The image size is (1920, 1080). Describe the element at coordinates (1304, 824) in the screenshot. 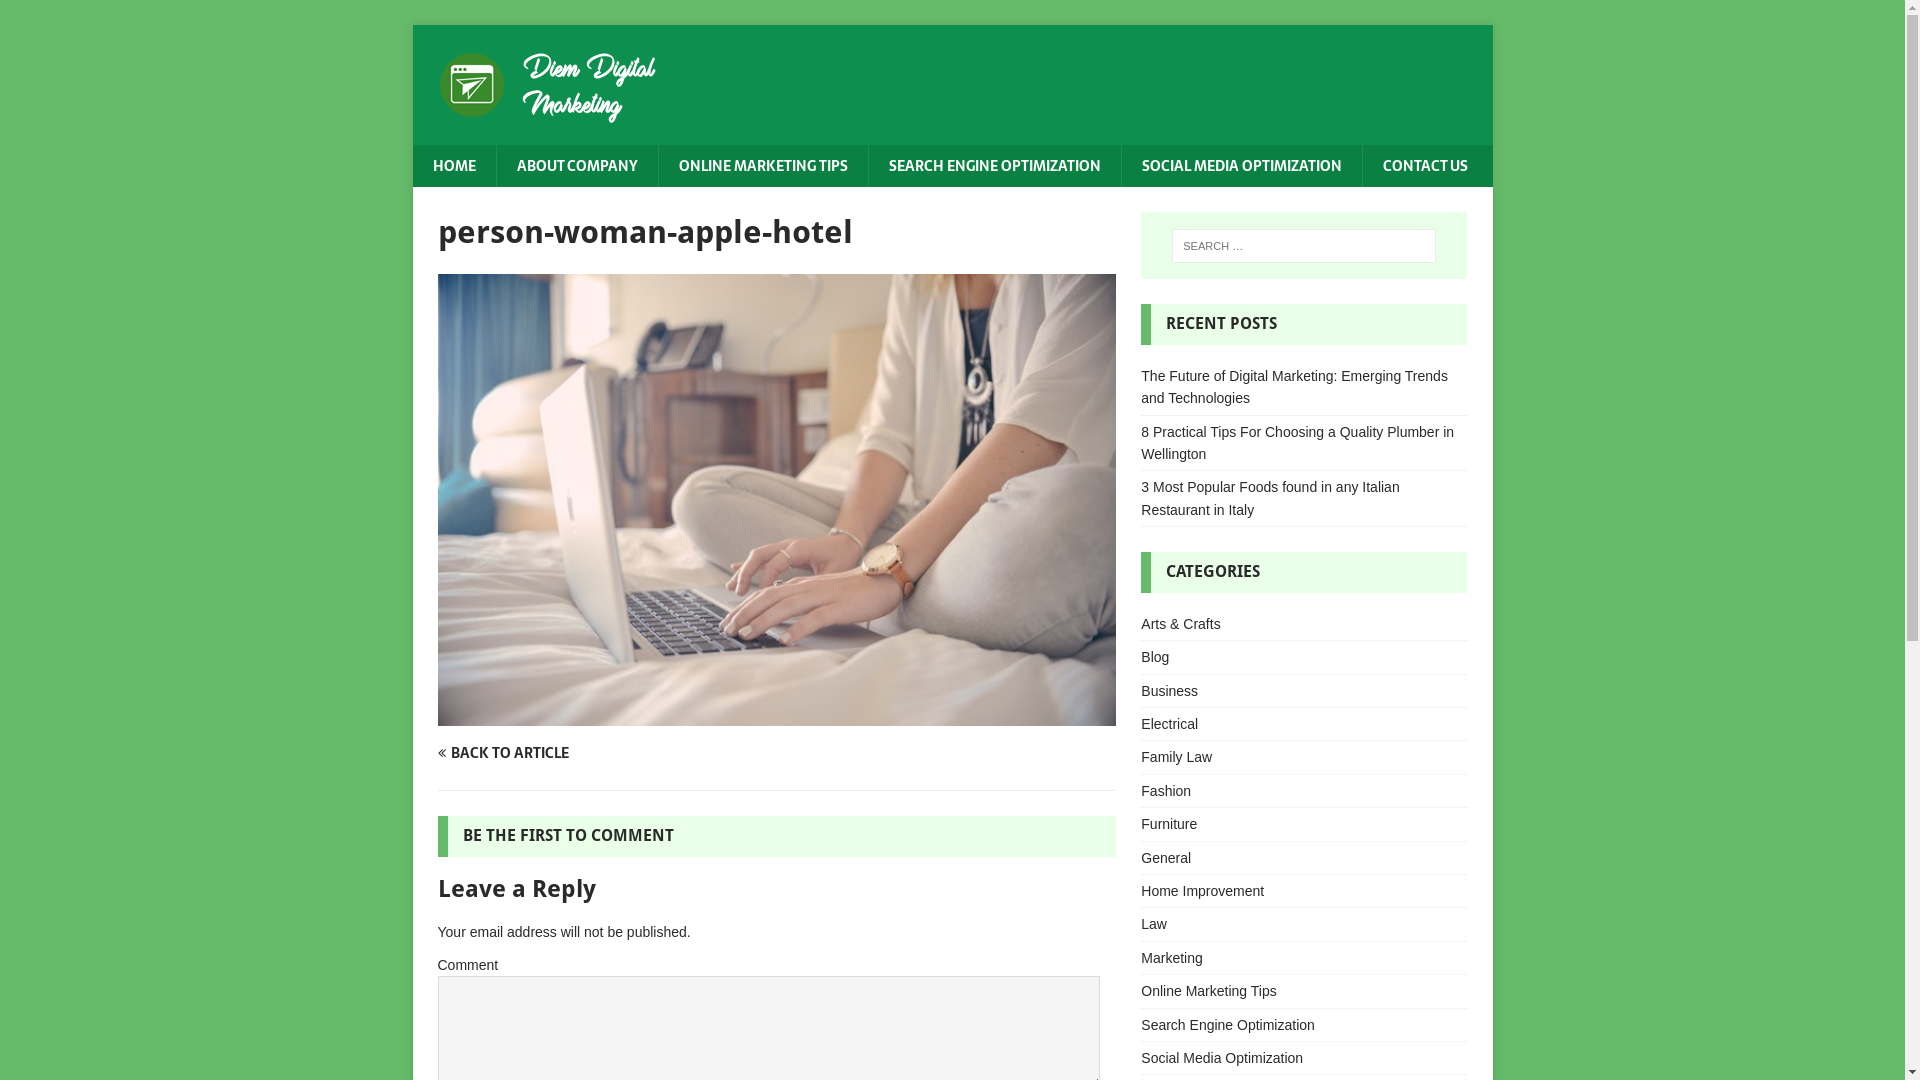

I see `'Furniture'` at that location.